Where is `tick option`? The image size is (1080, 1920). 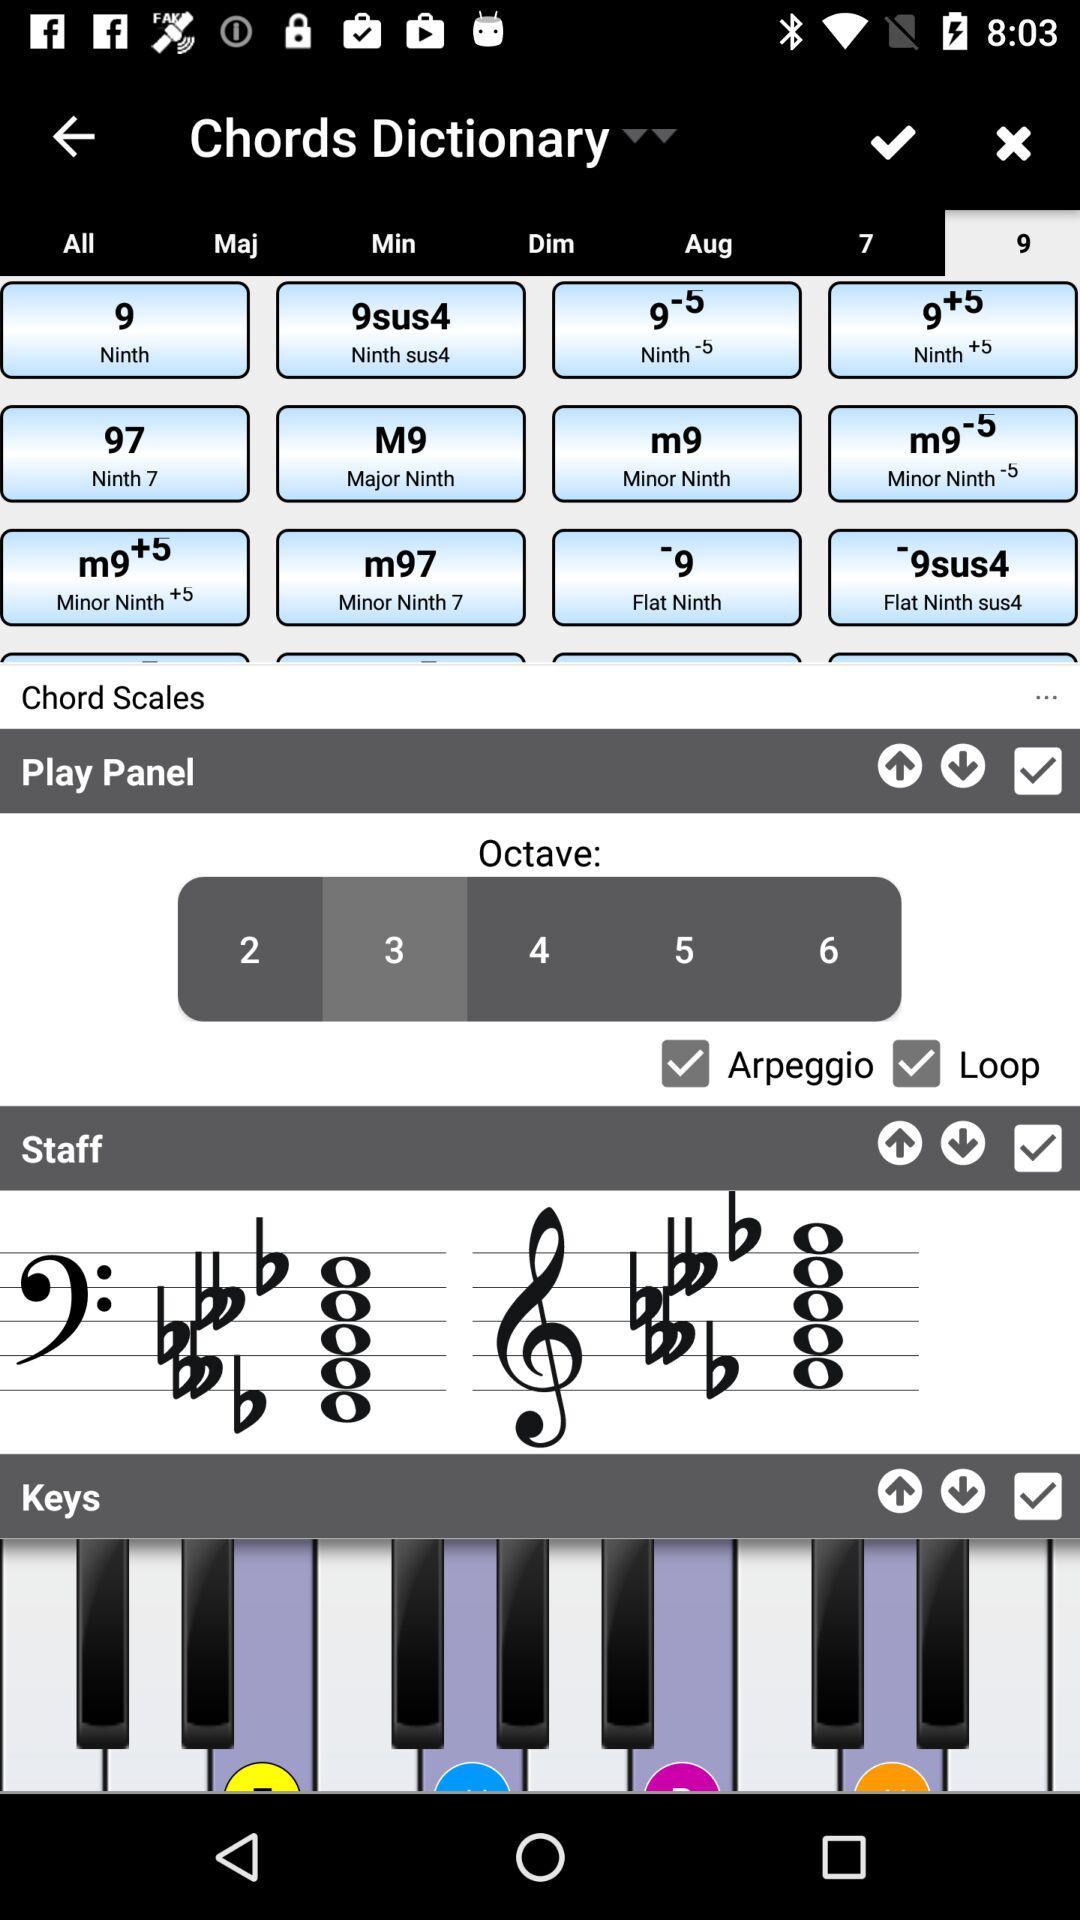 tick option is located at coordinates (1036, 1496).